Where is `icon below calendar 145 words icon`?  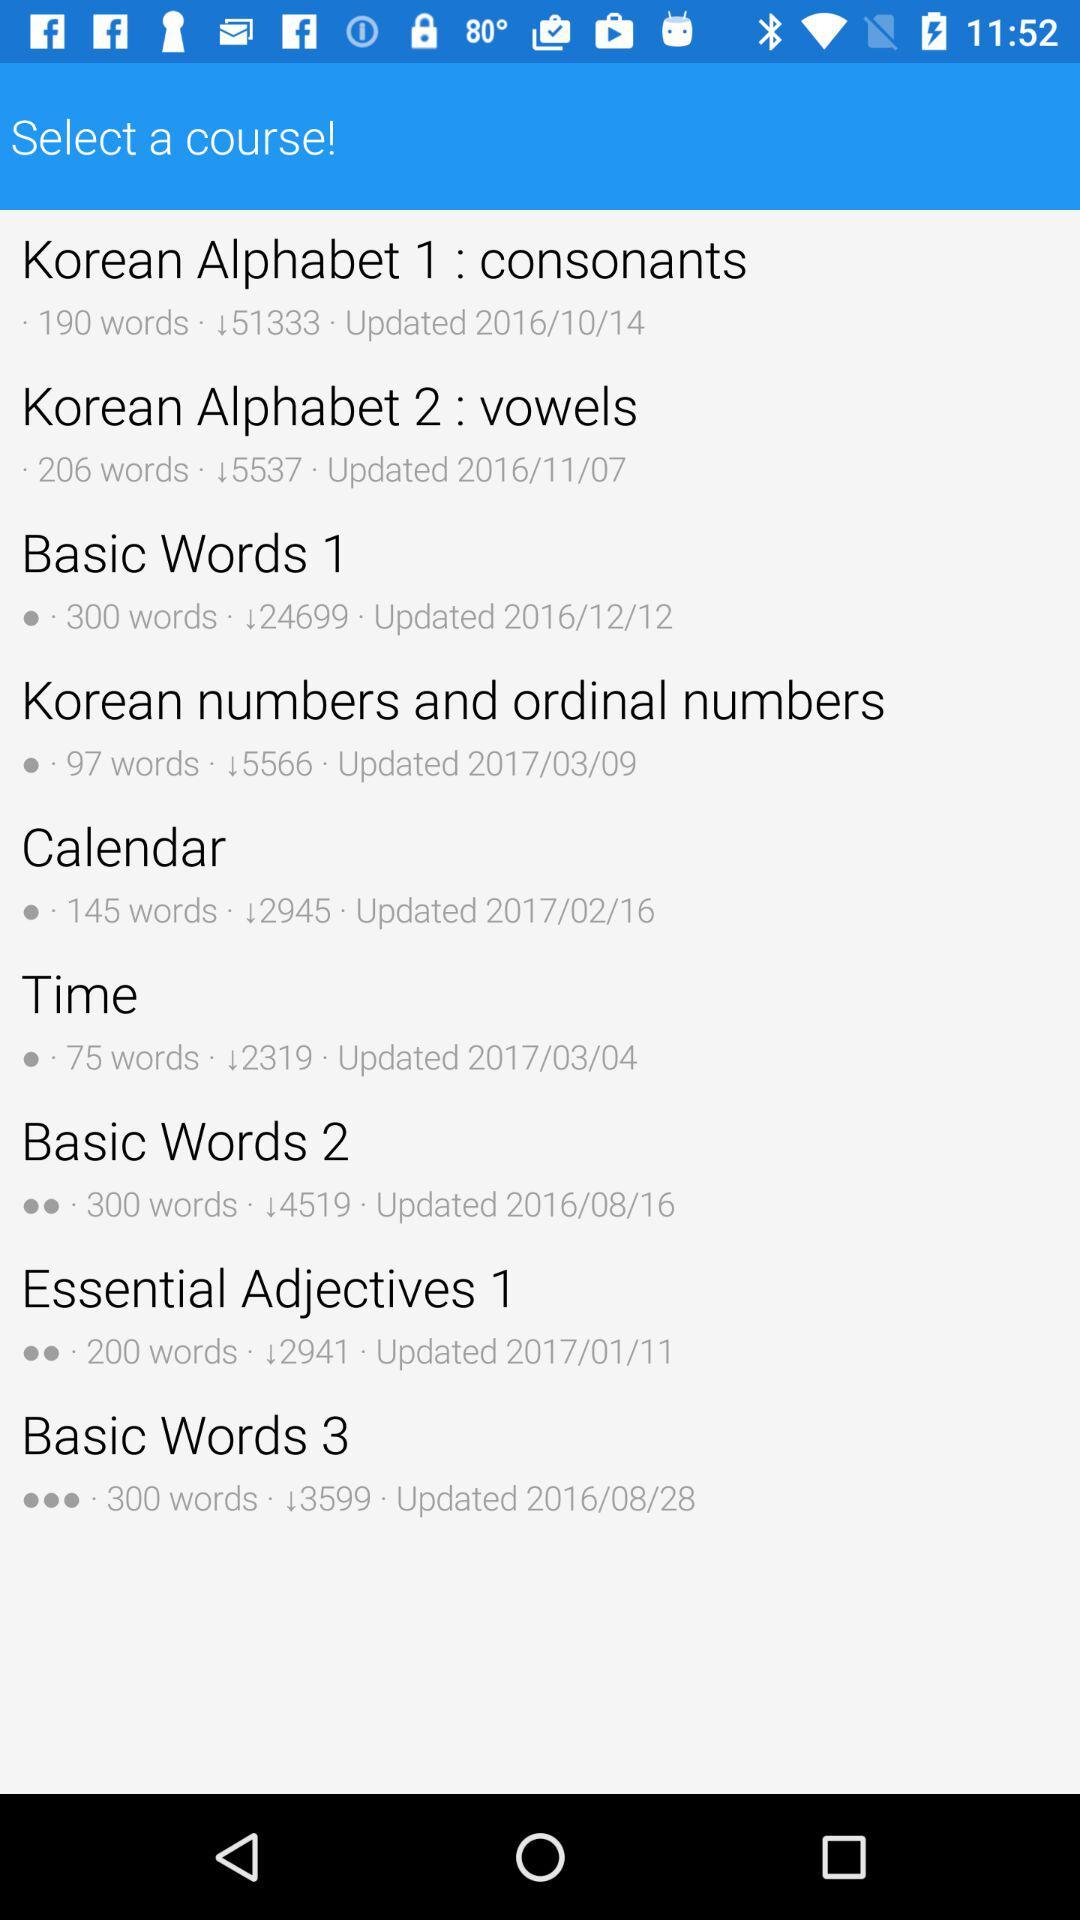
icon below calendar 145 words icon is located at coordinates (540, 1018).